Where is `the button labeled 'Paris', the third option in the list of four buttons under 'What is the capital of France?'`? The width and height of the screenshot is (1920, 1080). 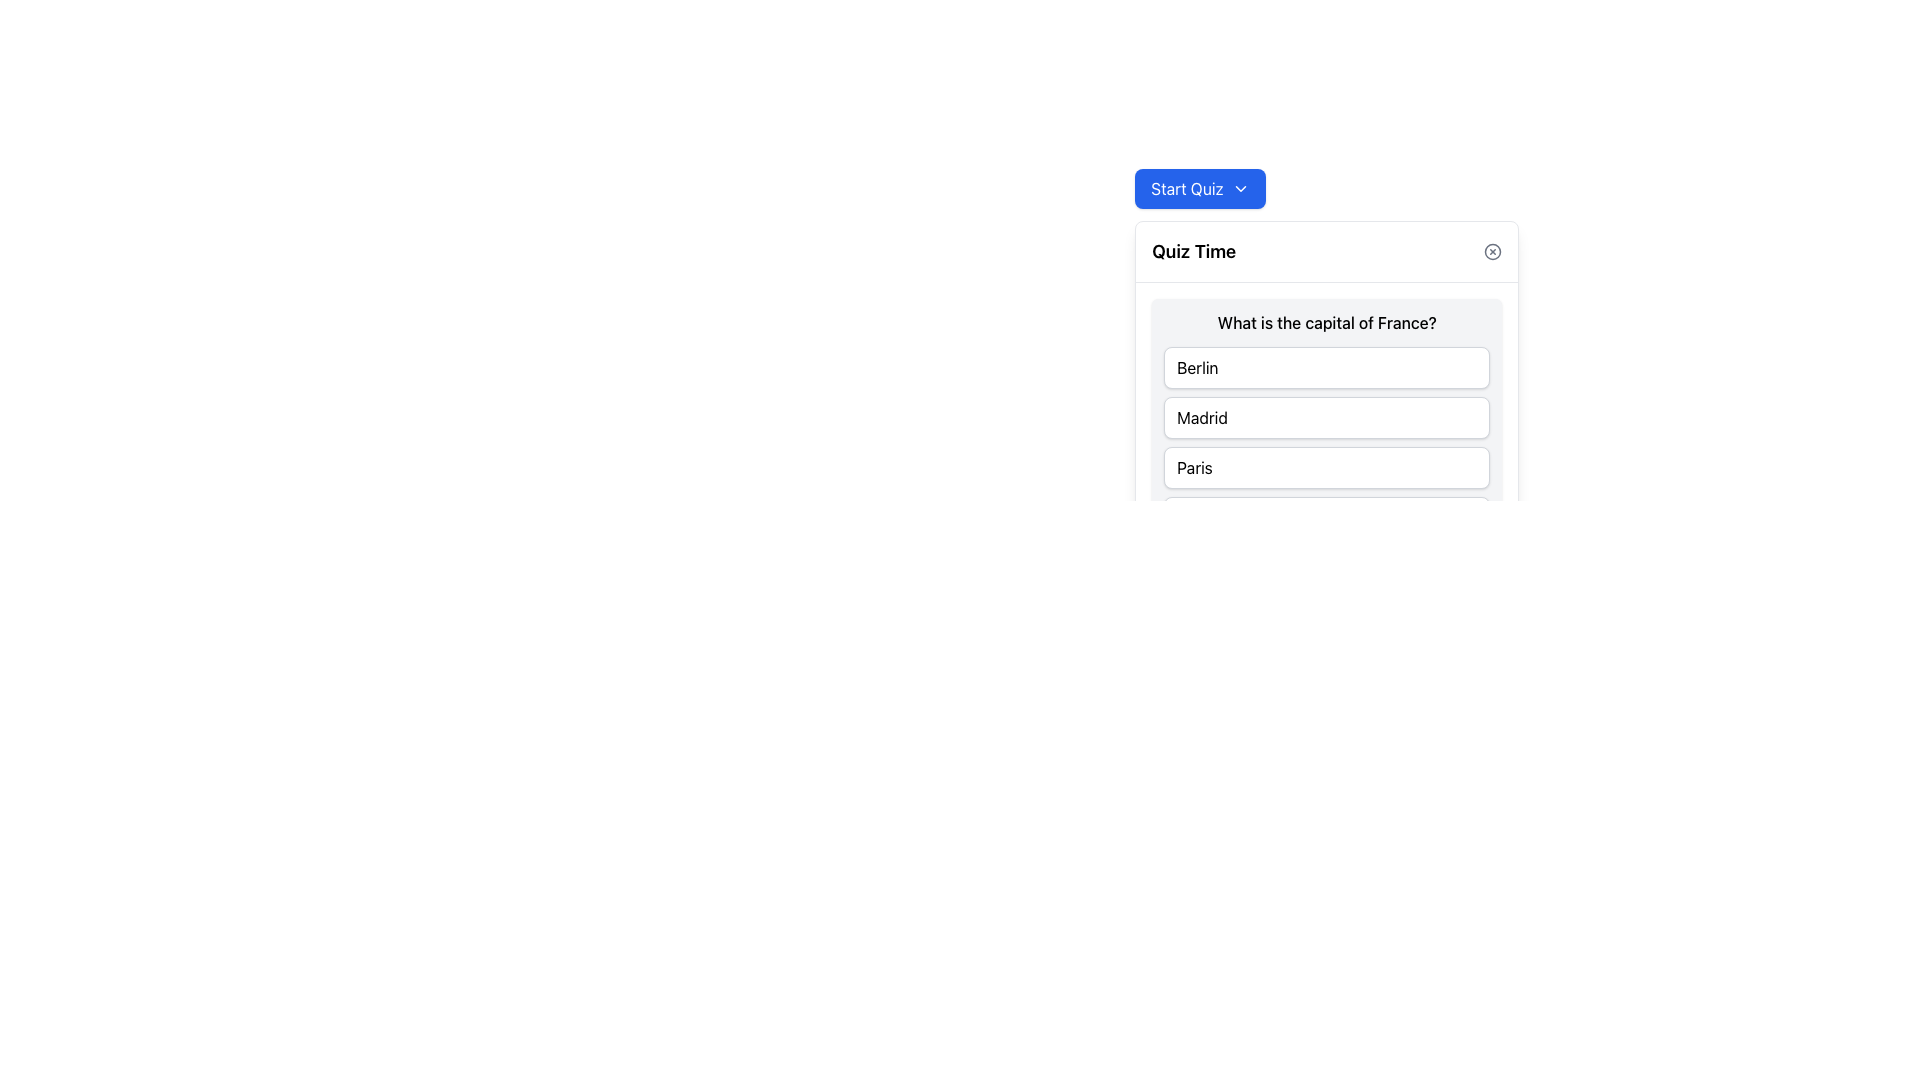 the button labeled 'Paris', the third option in the list of four buttons under 'What is the capital of France?' is located at coordinates (1327, 467).